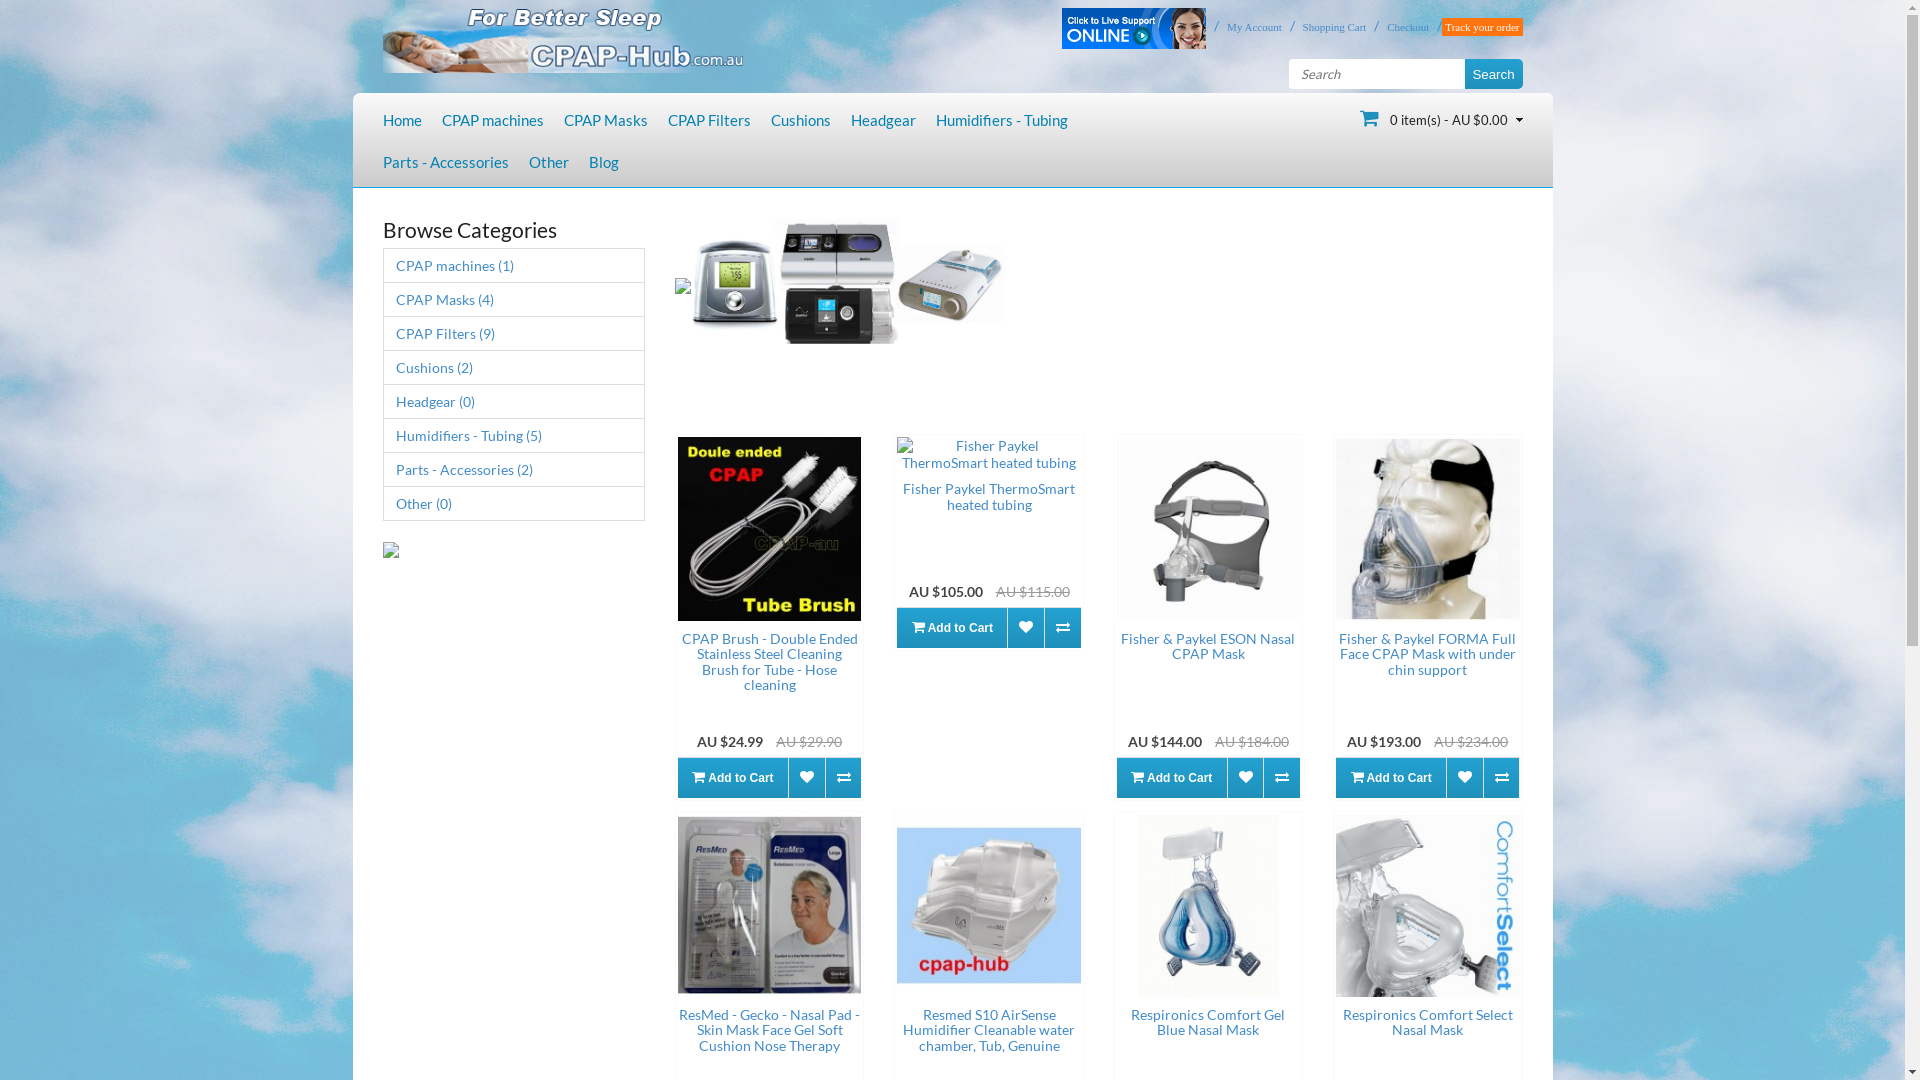 Image resolution: width=1920 pixels, height=1080 pixels. Describe the element at coordinates (560, 36) in the screenshot. I see `'Cpap-Hub'` at that location.